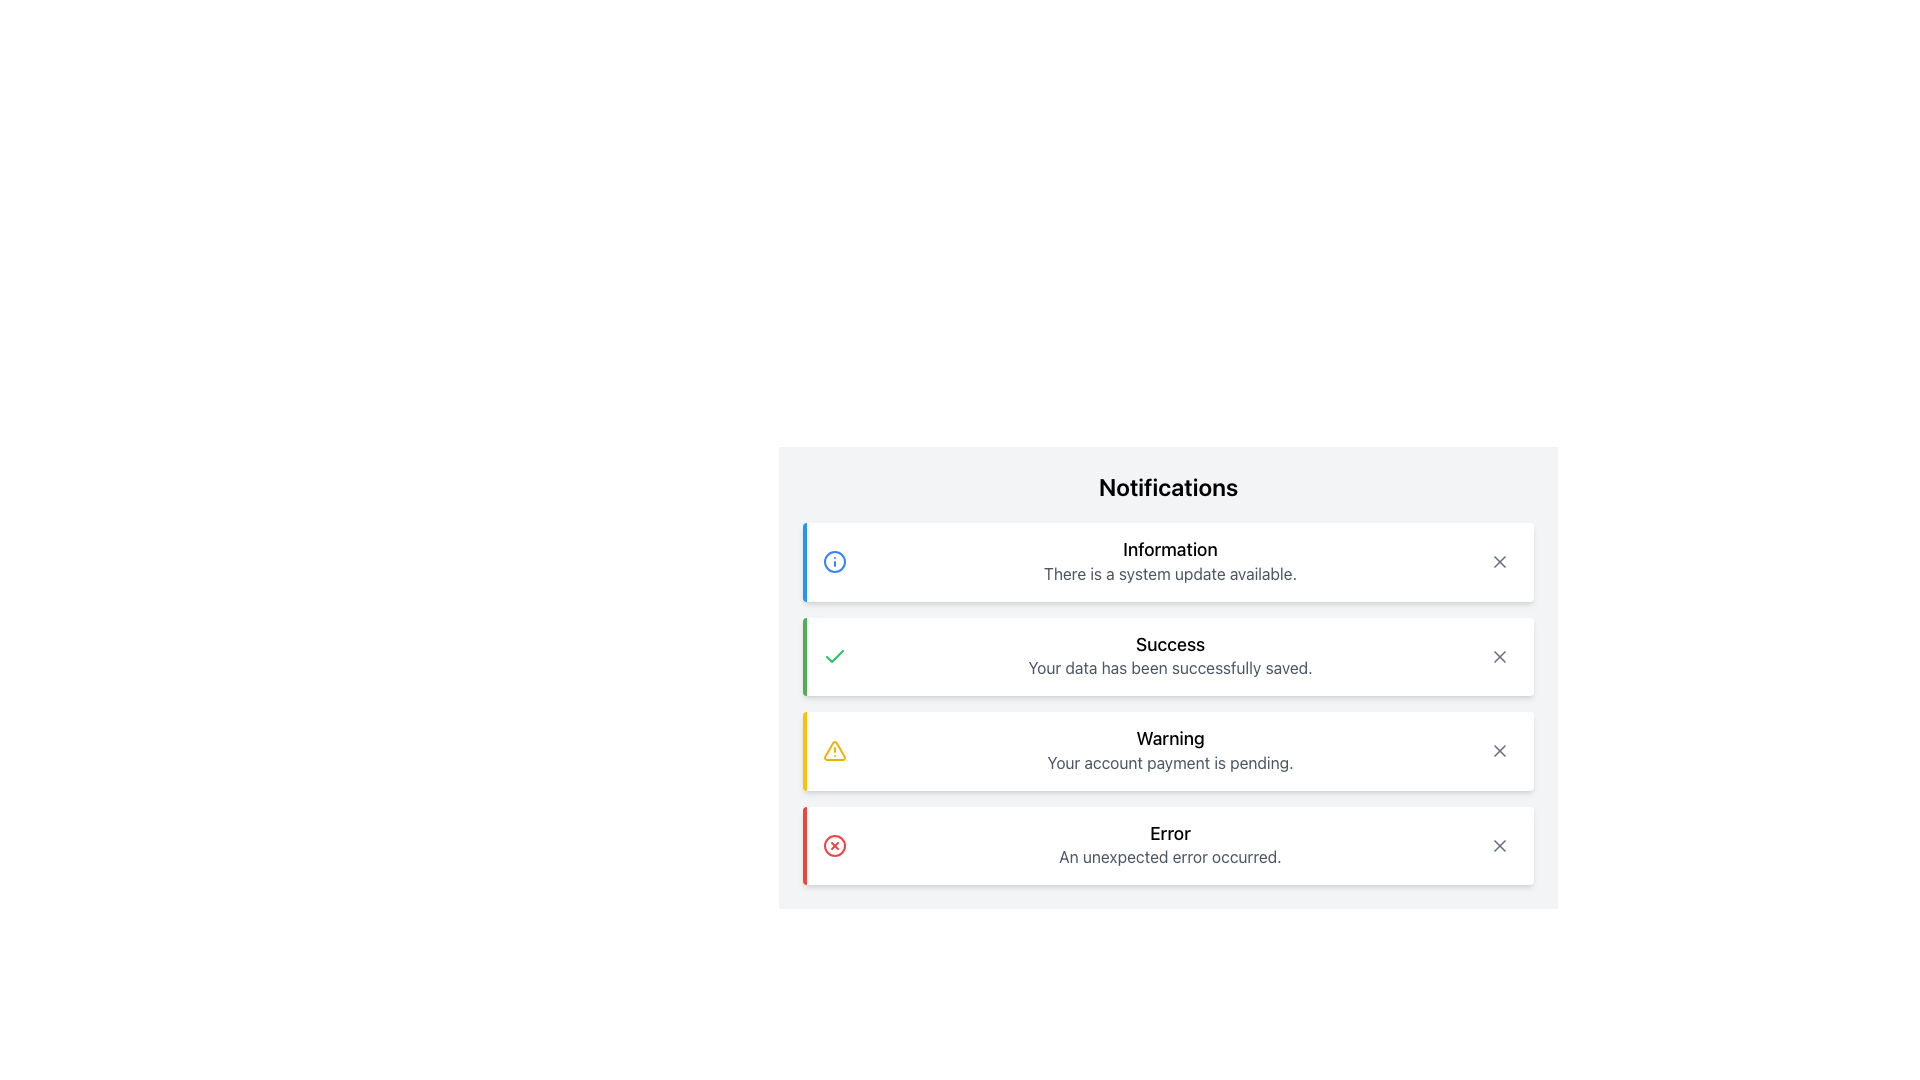  I want to click on keyboard navigation, so click(1170, 751).